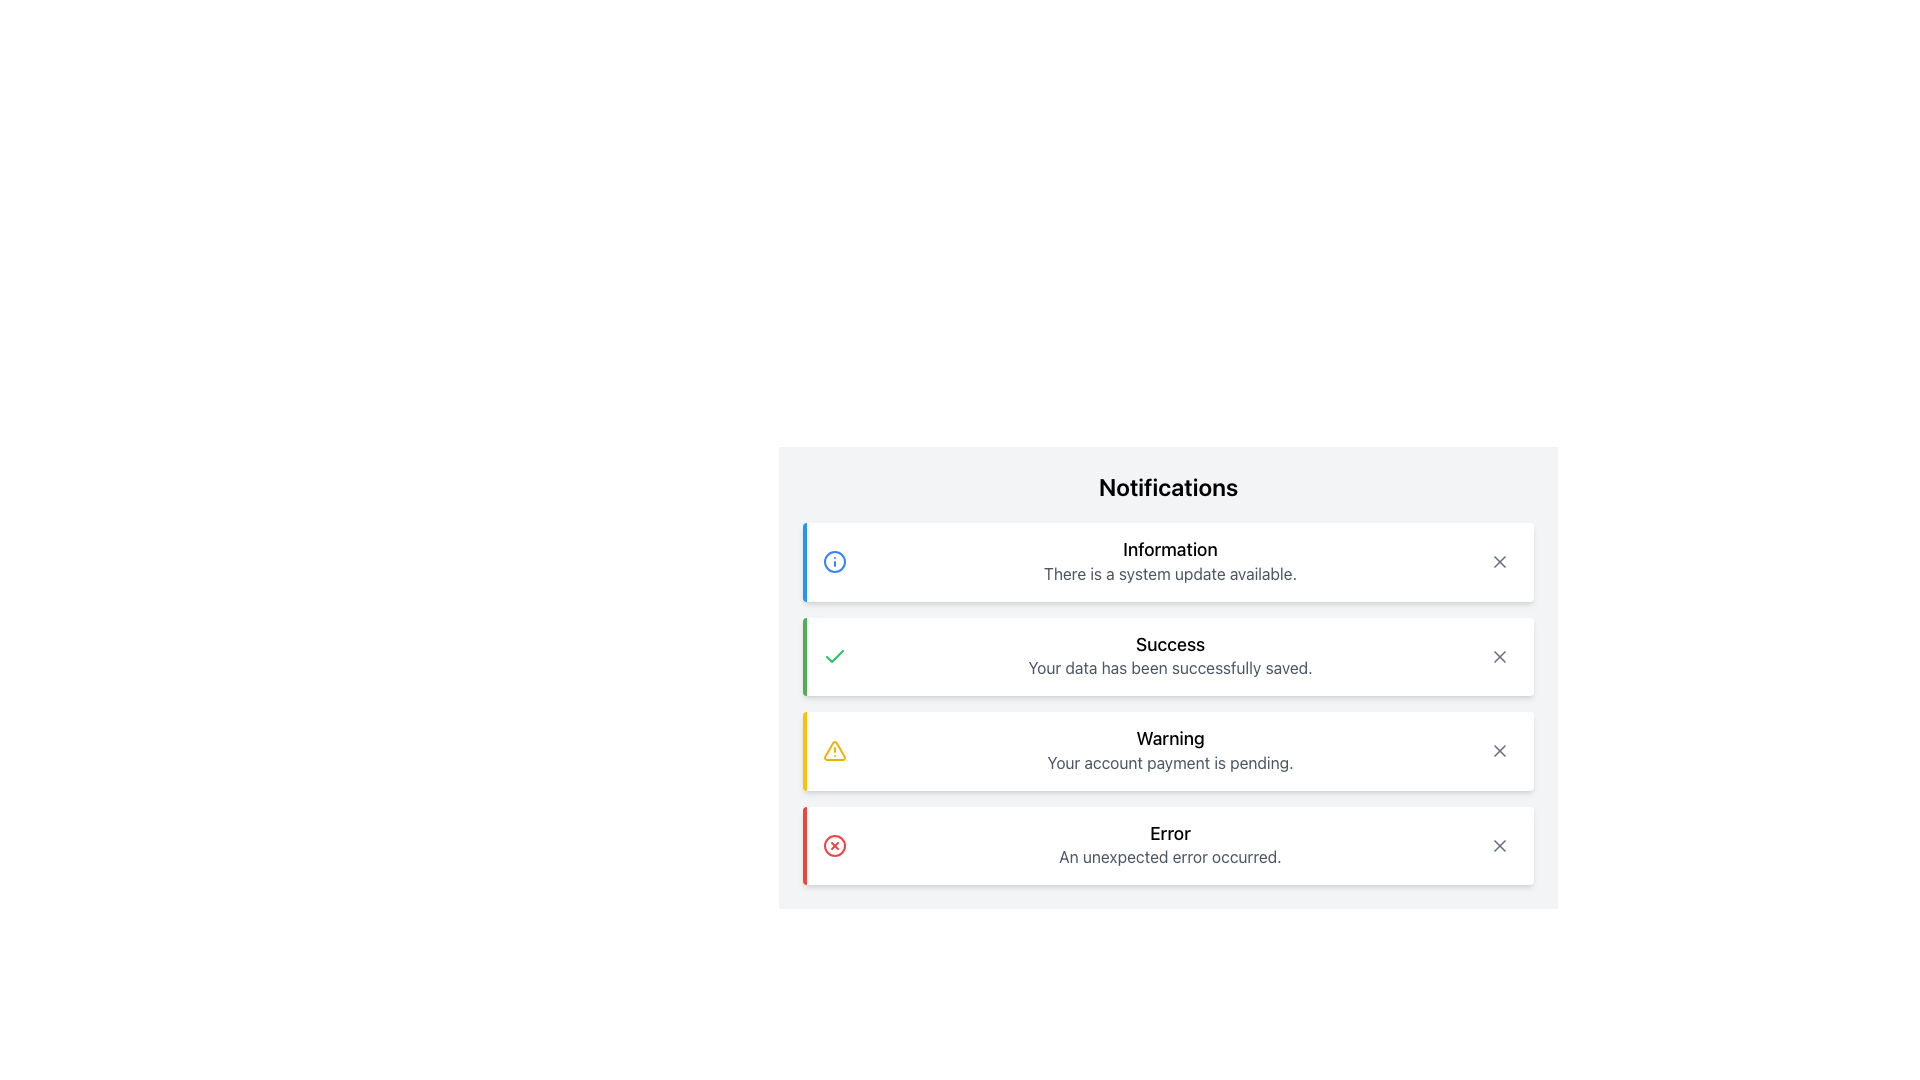  I want to click on keyboard navigation, so click(1170, 751).